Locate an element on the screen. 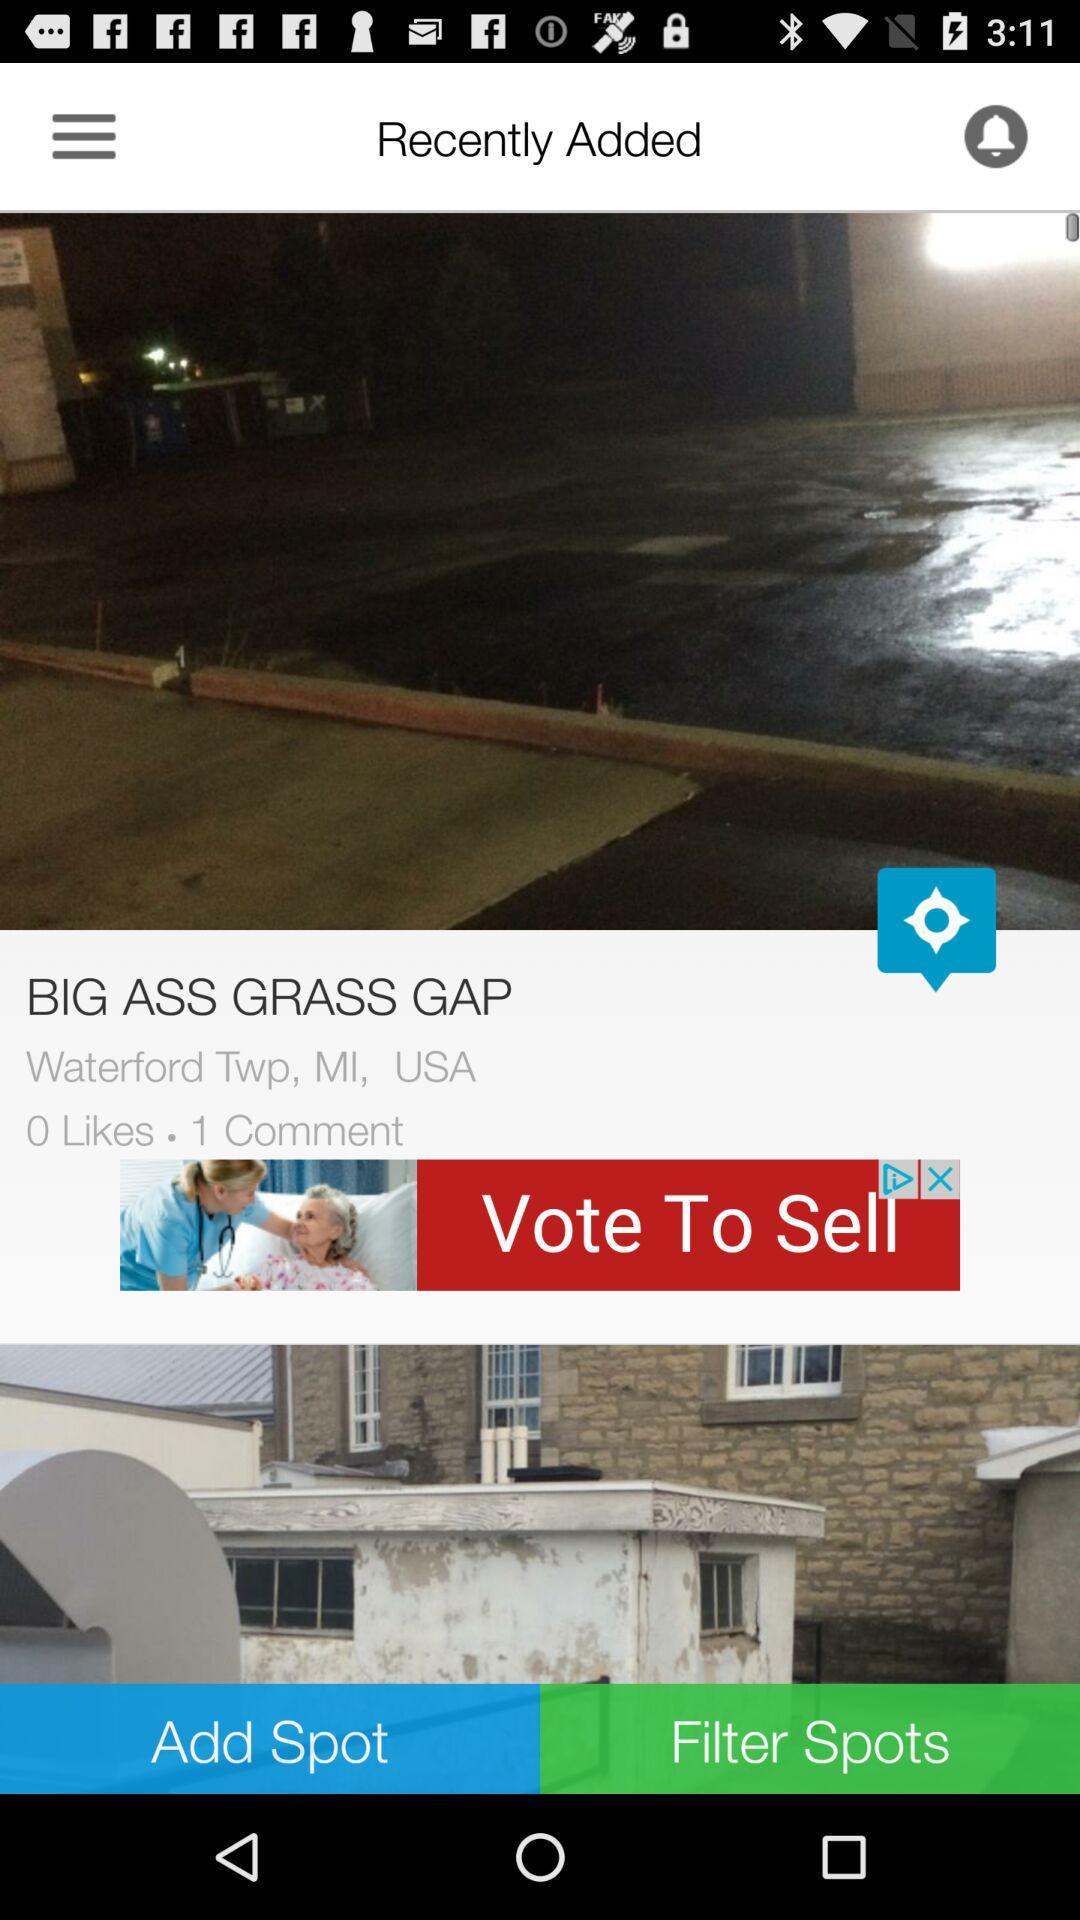  notifications is located at coordinates (995, 135).